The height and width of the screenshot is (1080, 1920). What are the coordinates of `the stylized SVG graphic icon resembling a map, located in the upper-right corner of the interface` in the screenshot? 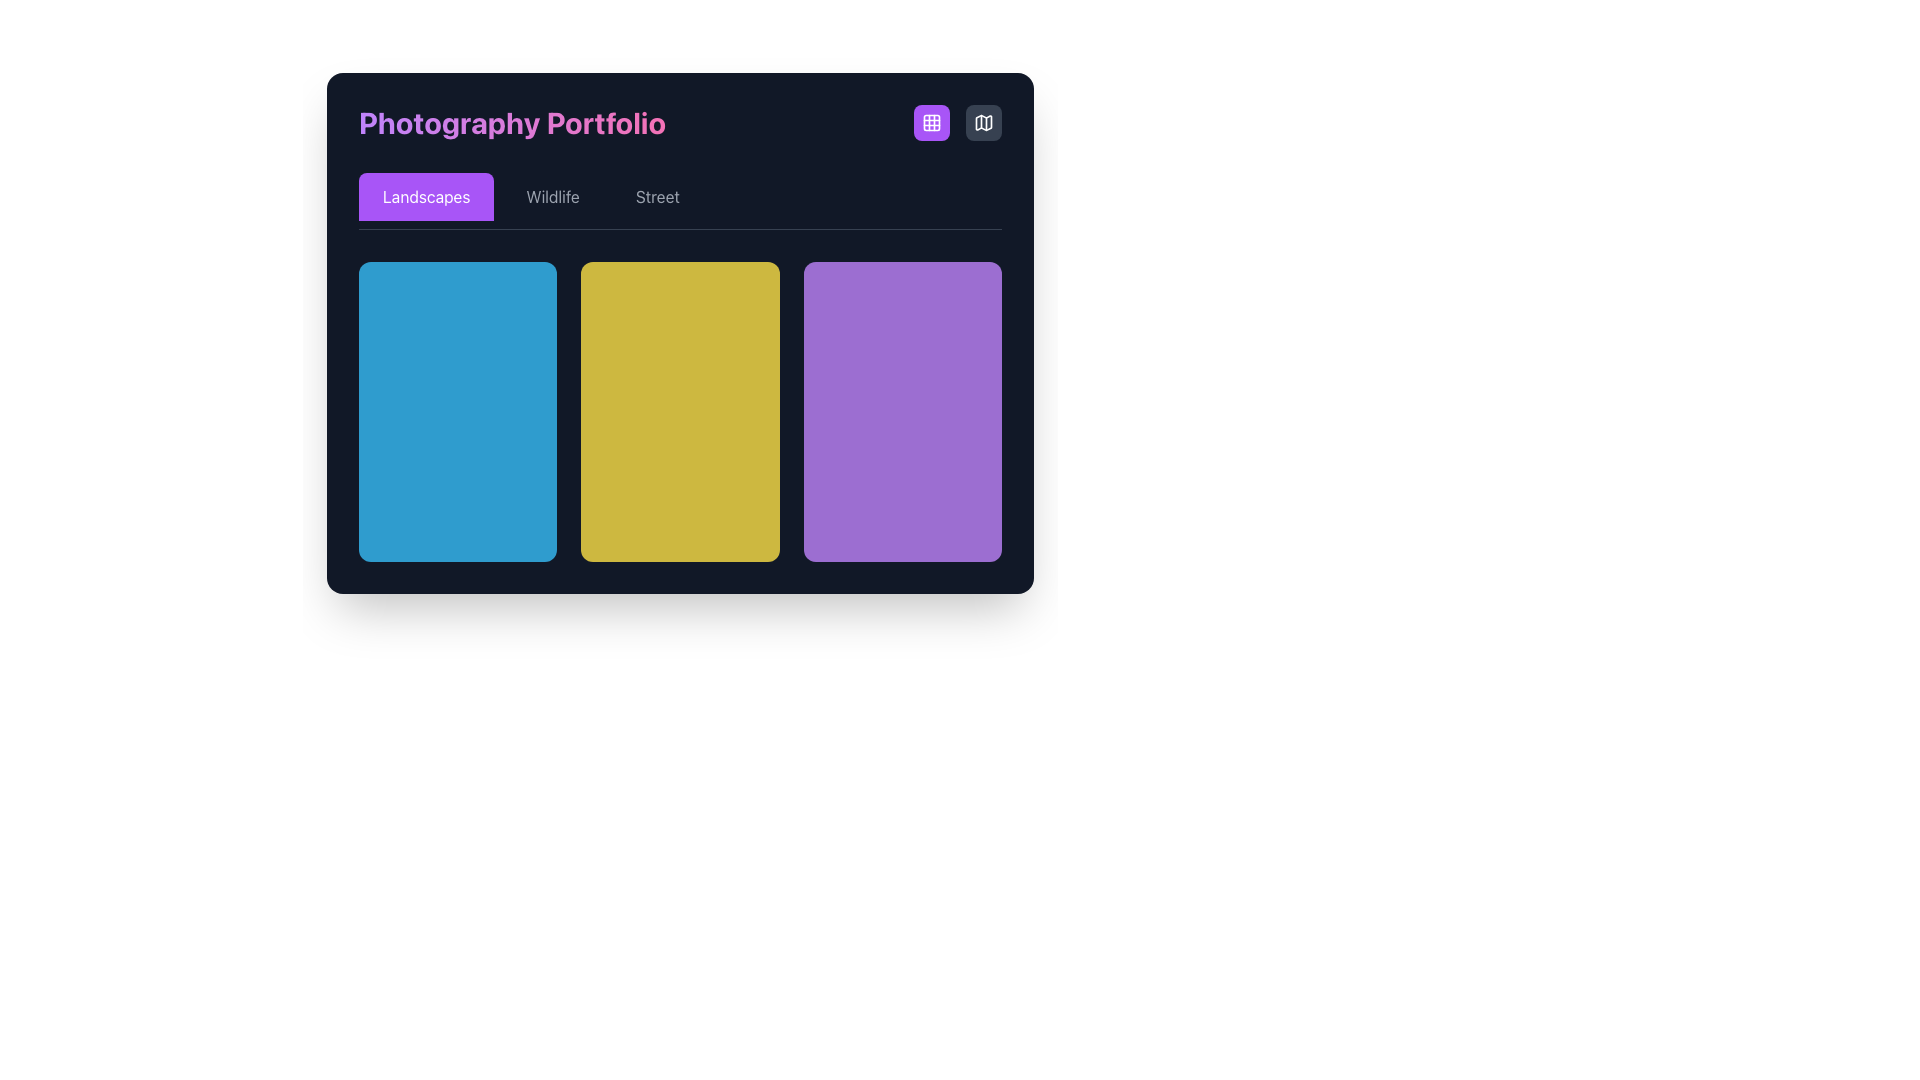 It's located at (983, 123).